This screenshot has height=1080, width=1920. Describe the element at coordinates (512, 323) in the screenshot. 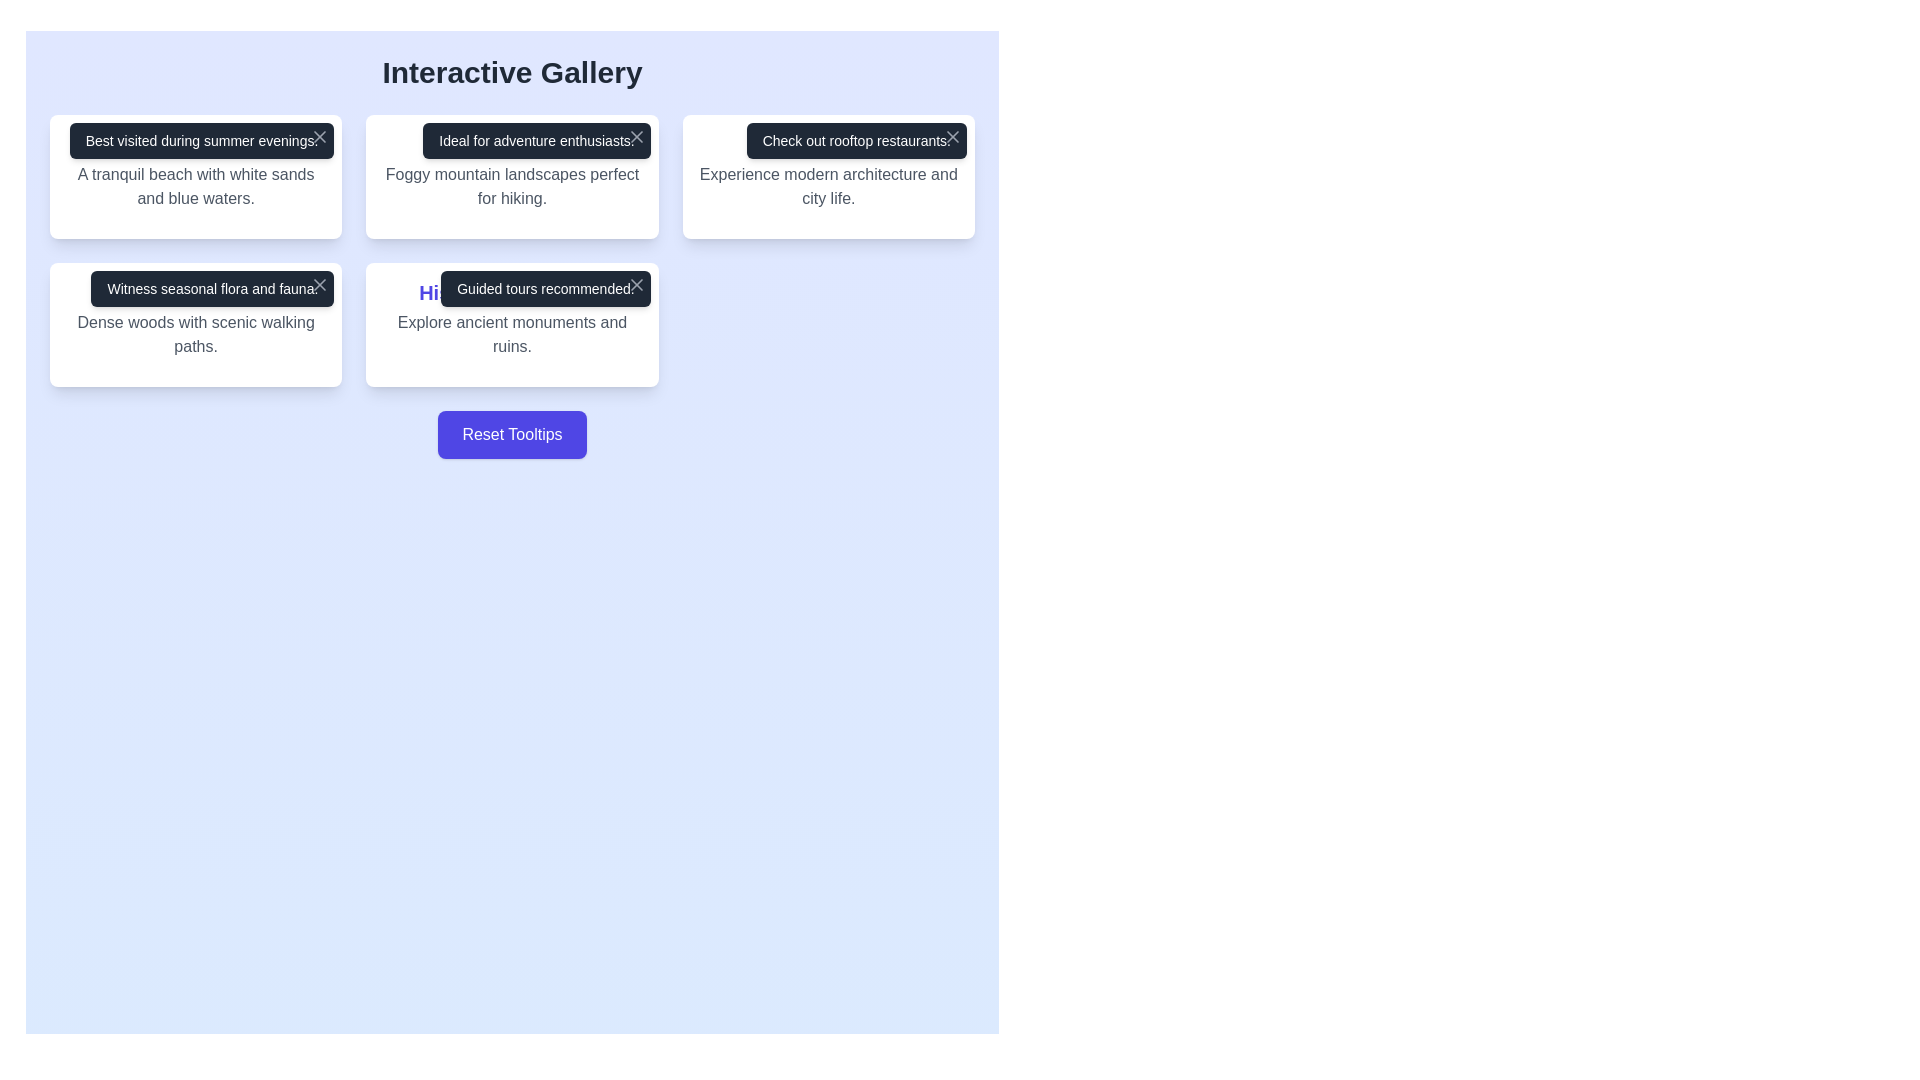

I see `the informational card that provides users with details about historic landmarks, located in the second row and second column of the grid layout, below 'Foggy mountain landscapes perfect for hiking.' and to the right of 'Dense woods with scenic walking paths.'` at that location.